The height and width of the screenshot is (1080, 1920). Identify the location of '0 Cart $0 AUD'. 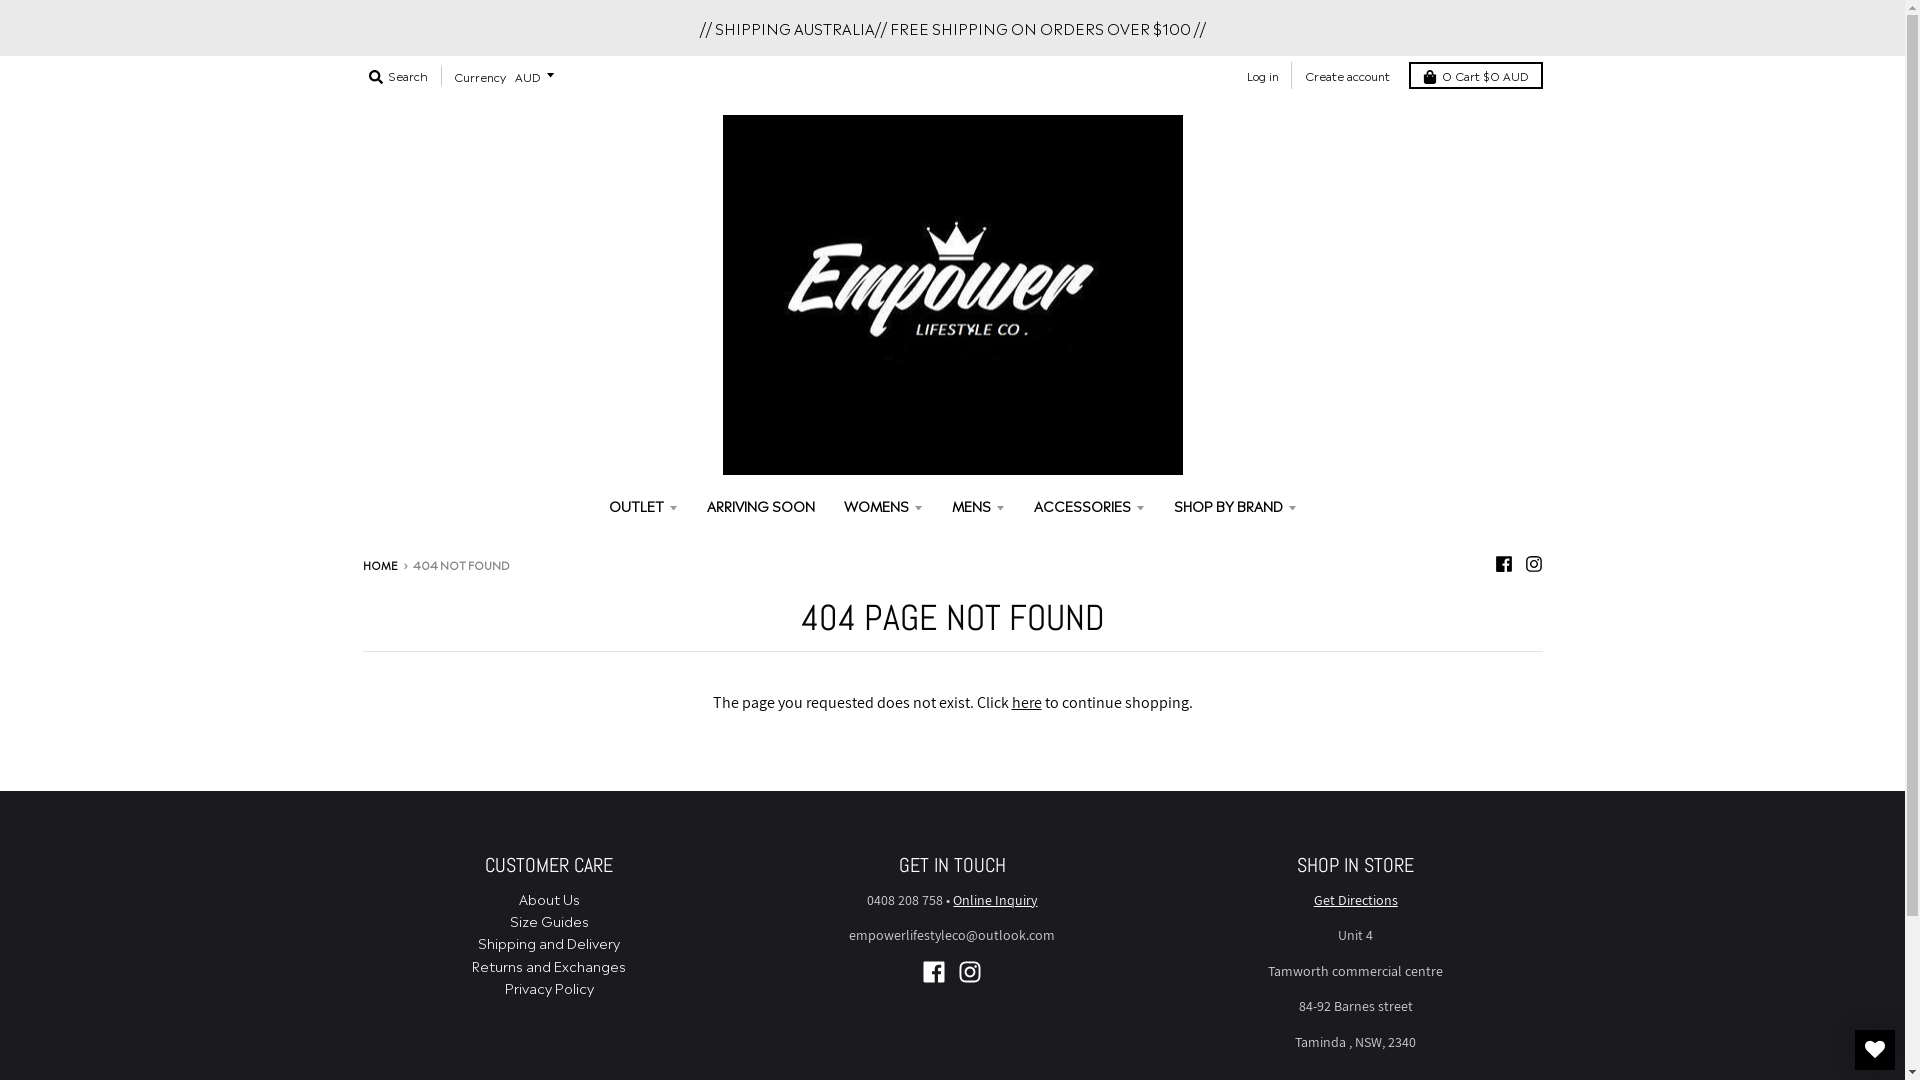
(1474, 74).